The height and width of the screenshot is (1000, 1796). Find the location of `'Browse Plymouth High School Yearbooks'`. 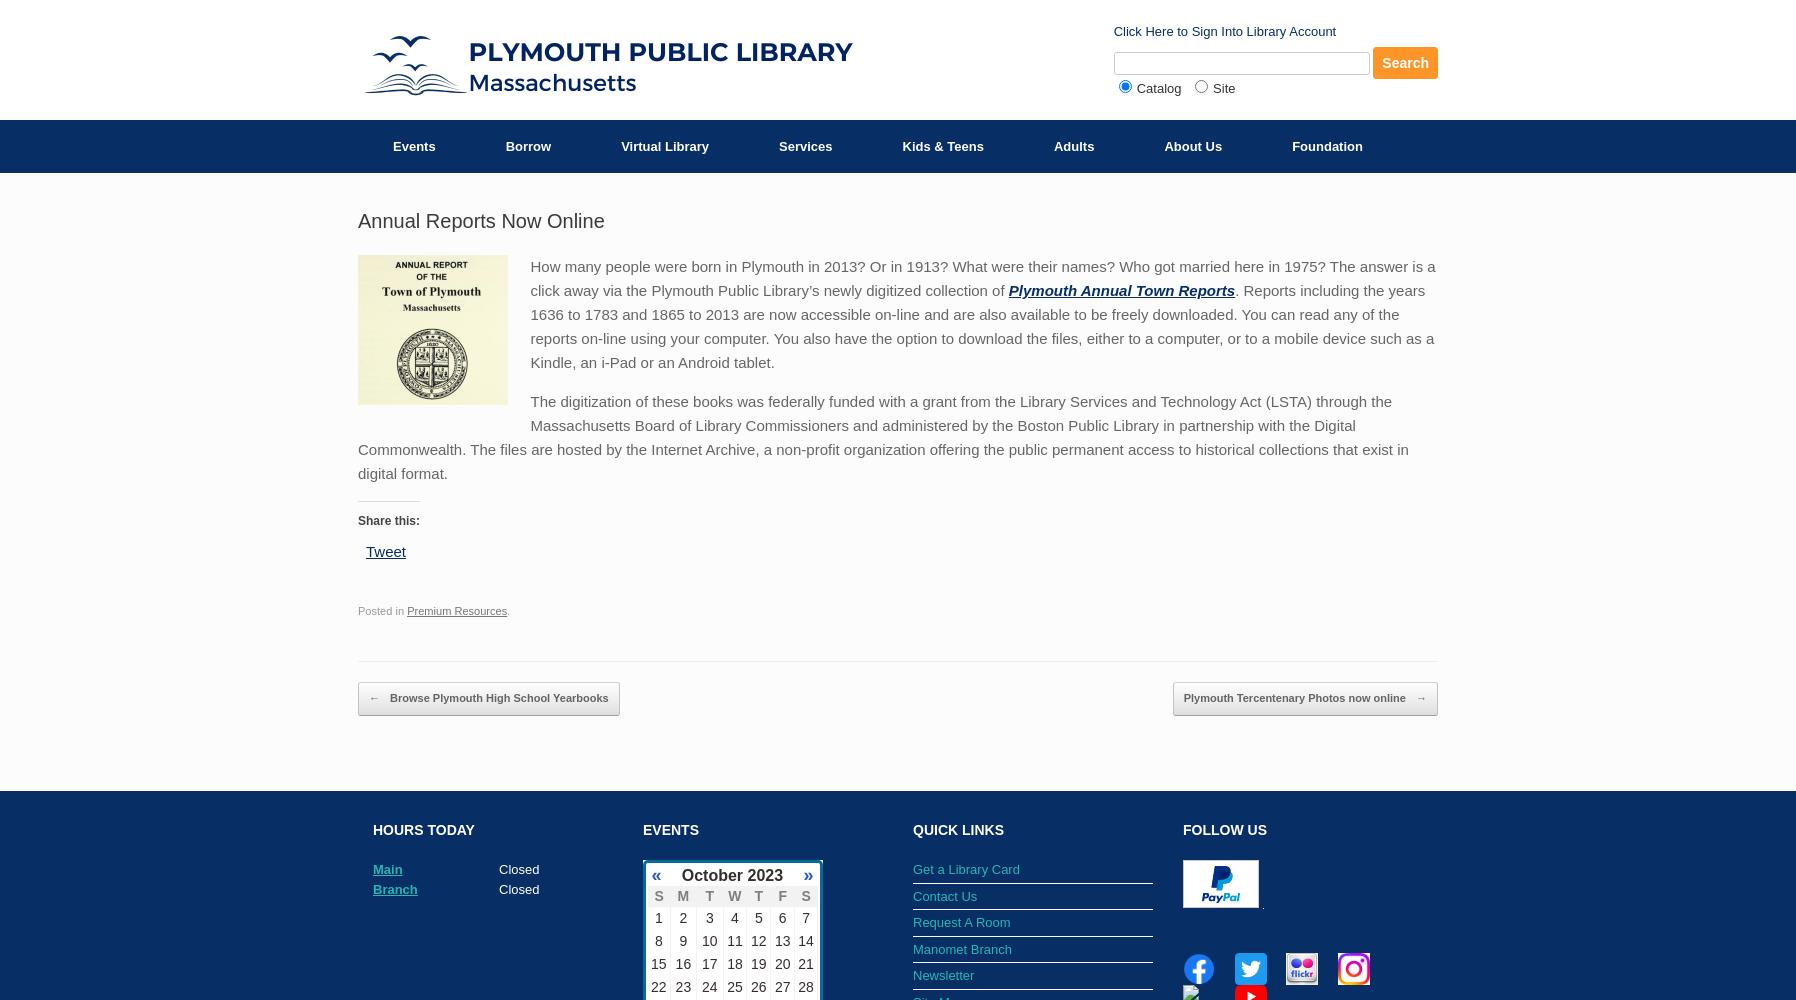

'Browse Plymouth High School Yearbooks' is located at coordinates (496, 697).